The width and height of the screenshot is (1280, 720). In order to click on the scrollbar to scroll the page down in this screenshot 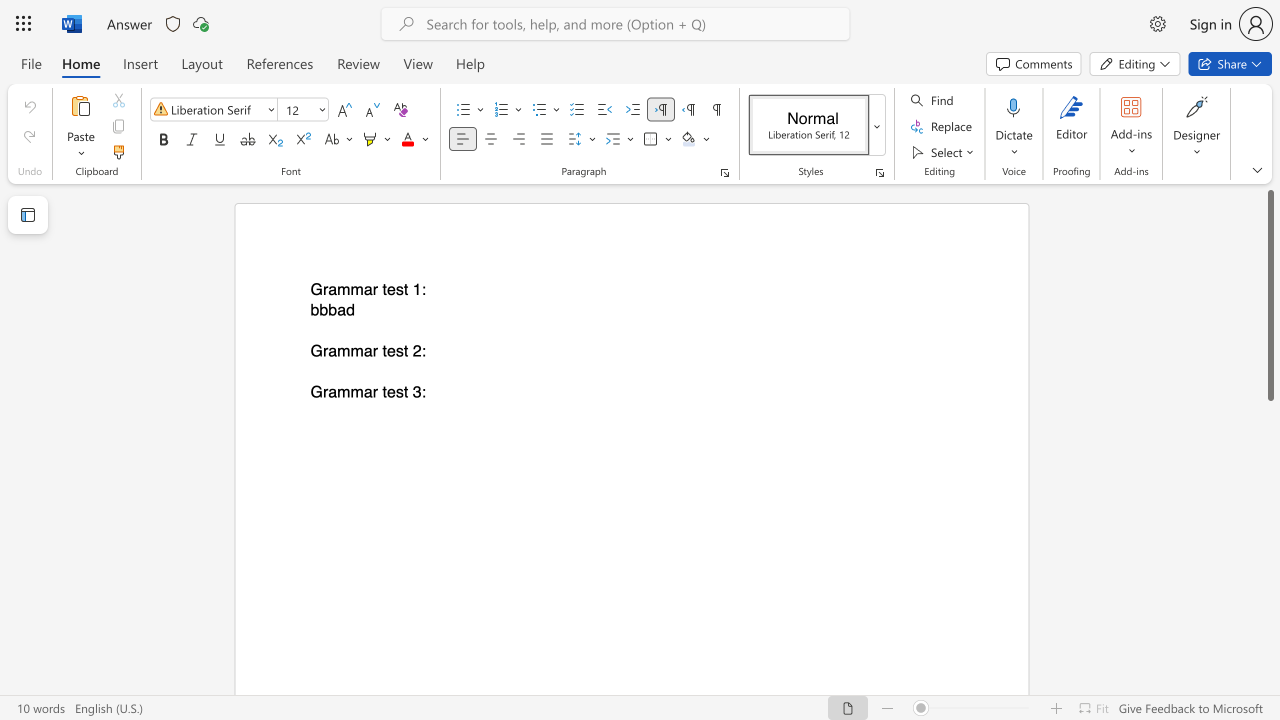, I will do `click(1269, 650)`.